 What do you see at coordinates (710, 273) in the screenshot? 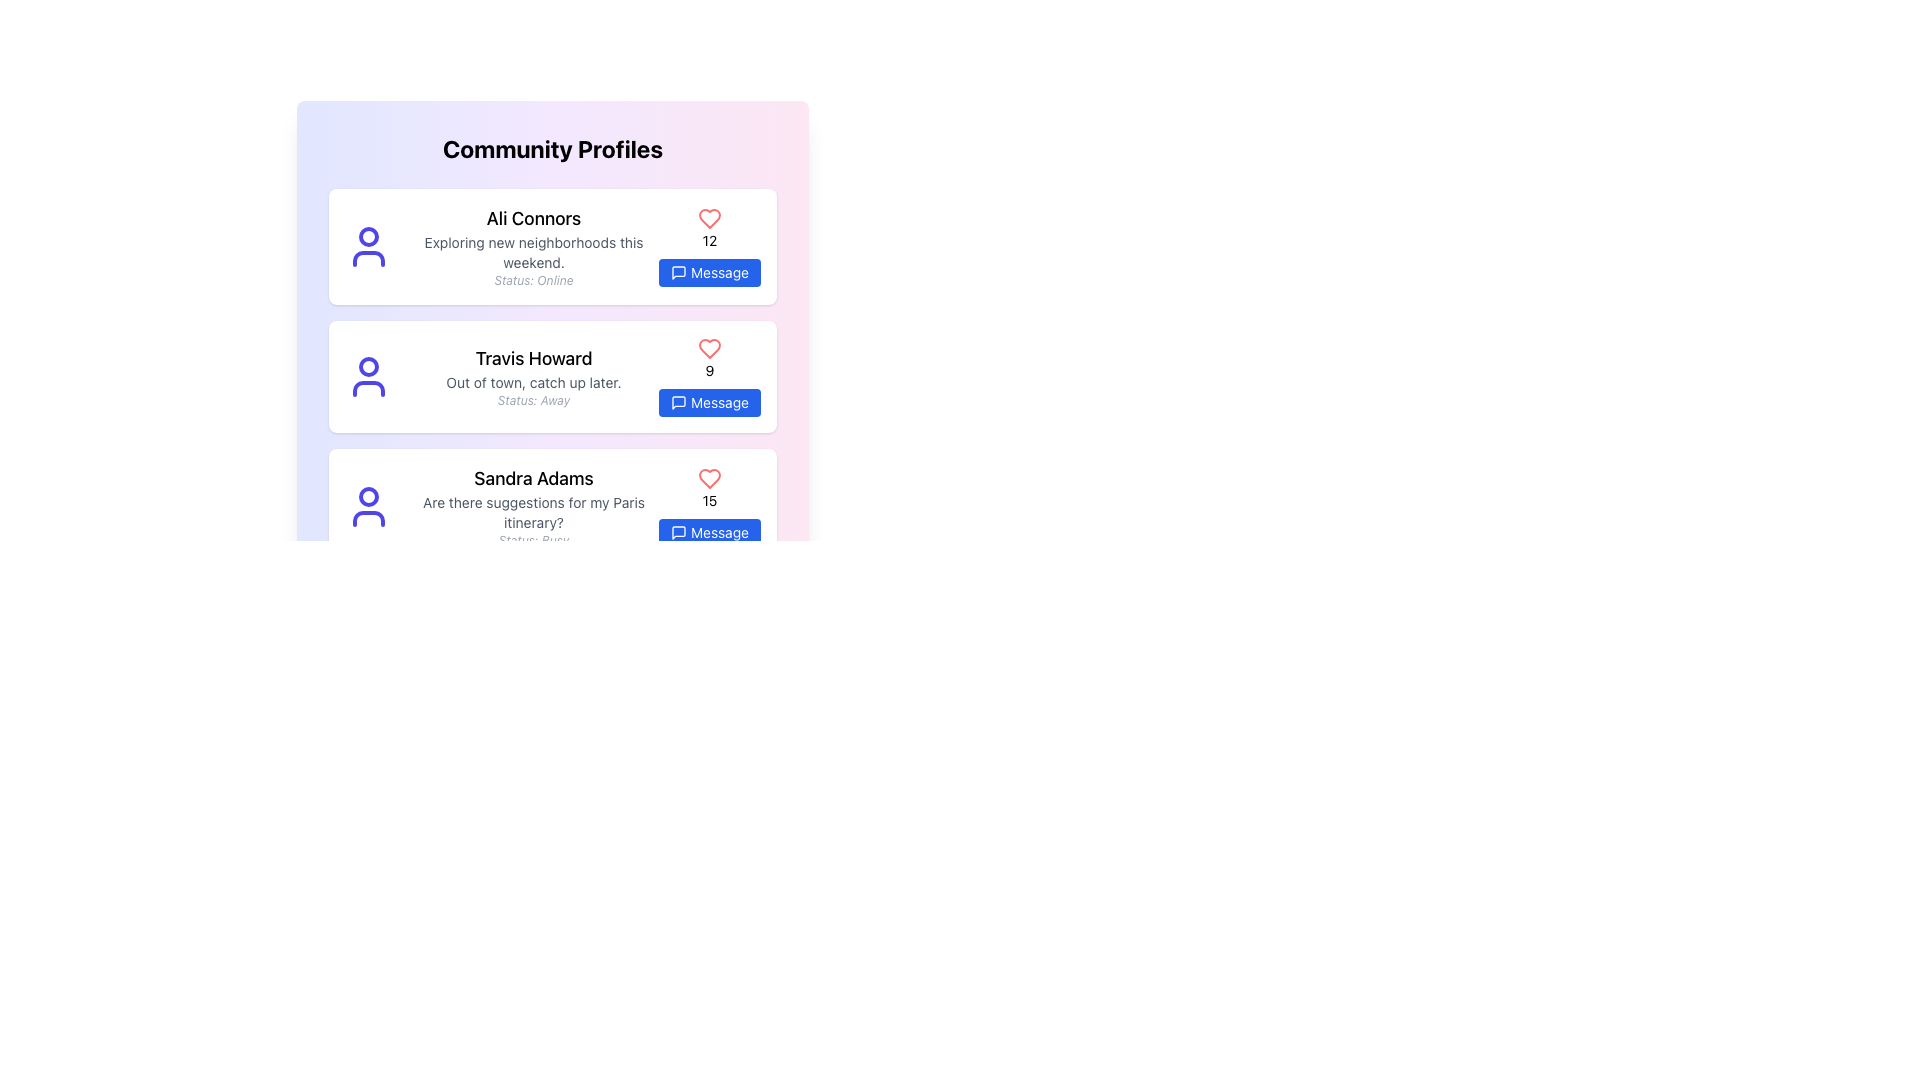
I see `the 'Message' button located at the bottom right corner of the profile card for user Ali Connors, which initiates a messaging interaction` at bounding box center [710, 273].